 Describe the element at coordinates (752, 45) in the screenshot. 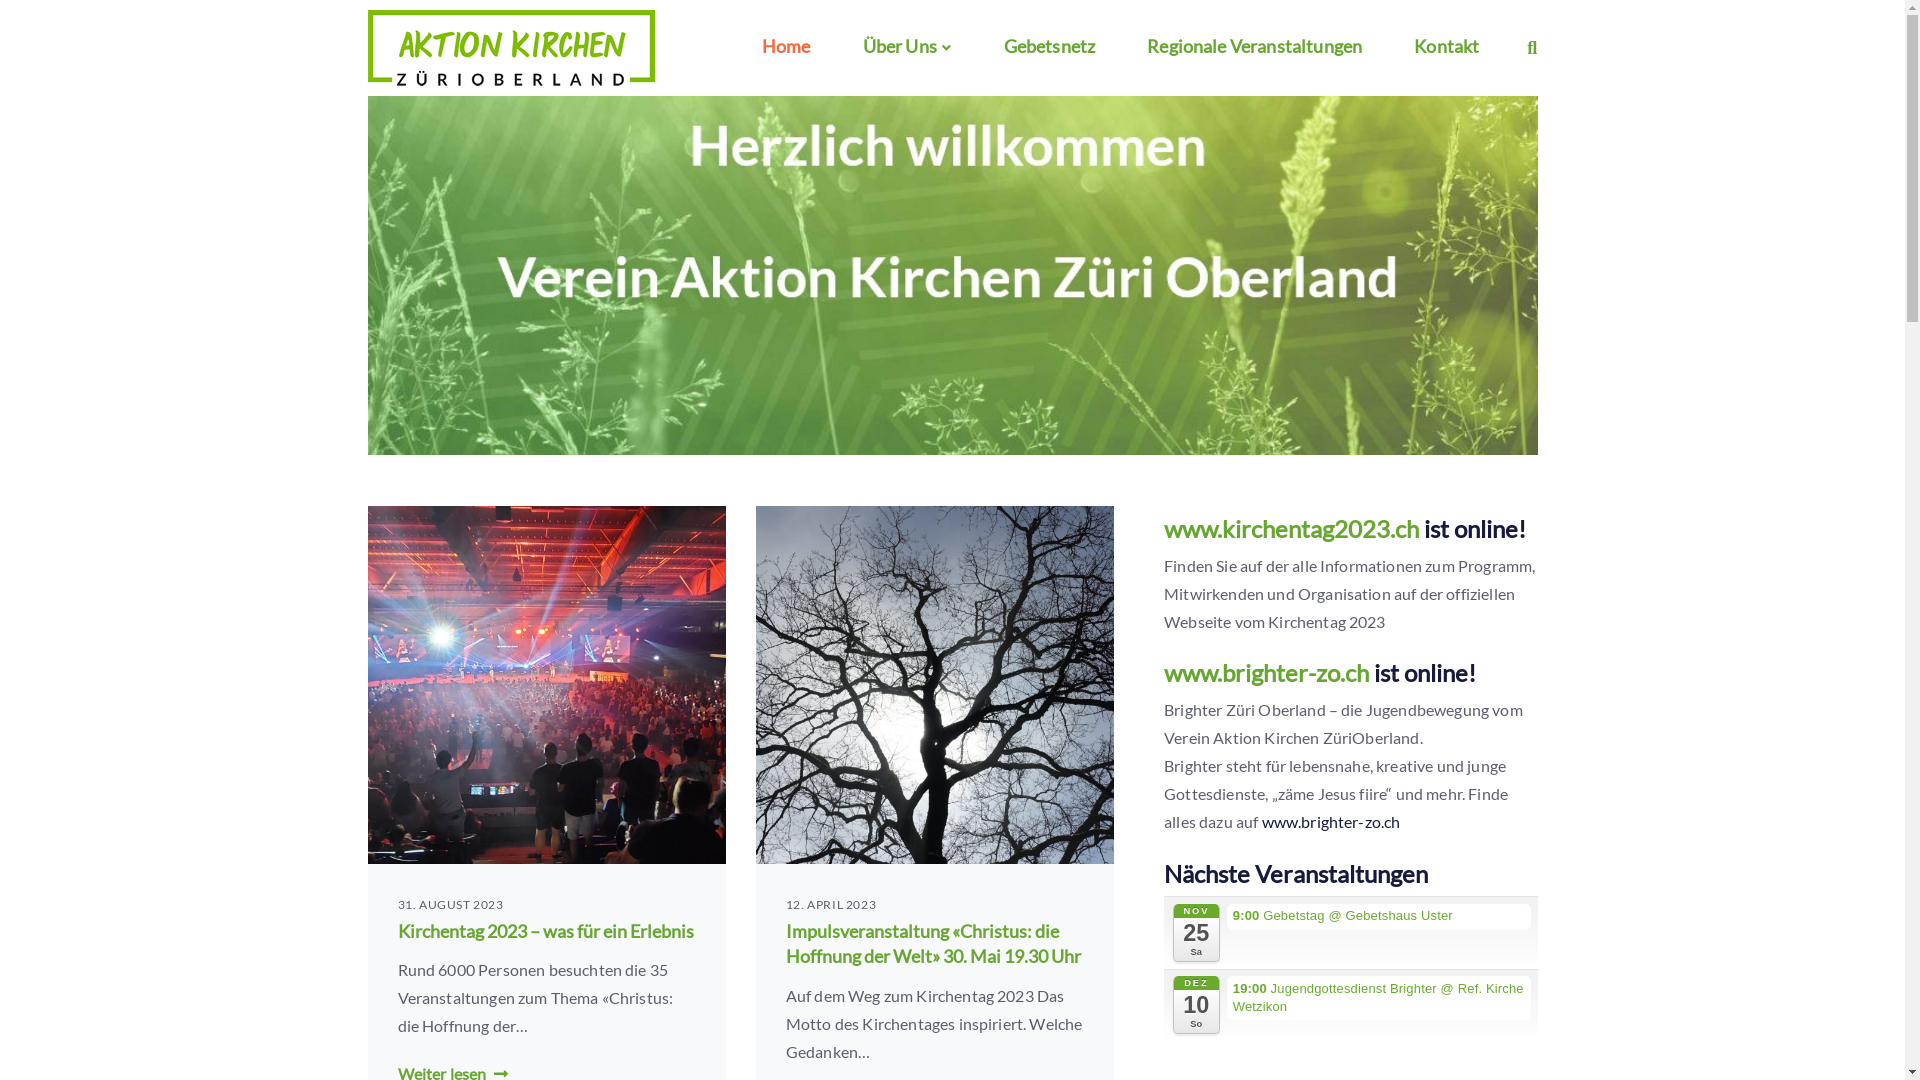

I see `'Home'` at that location.